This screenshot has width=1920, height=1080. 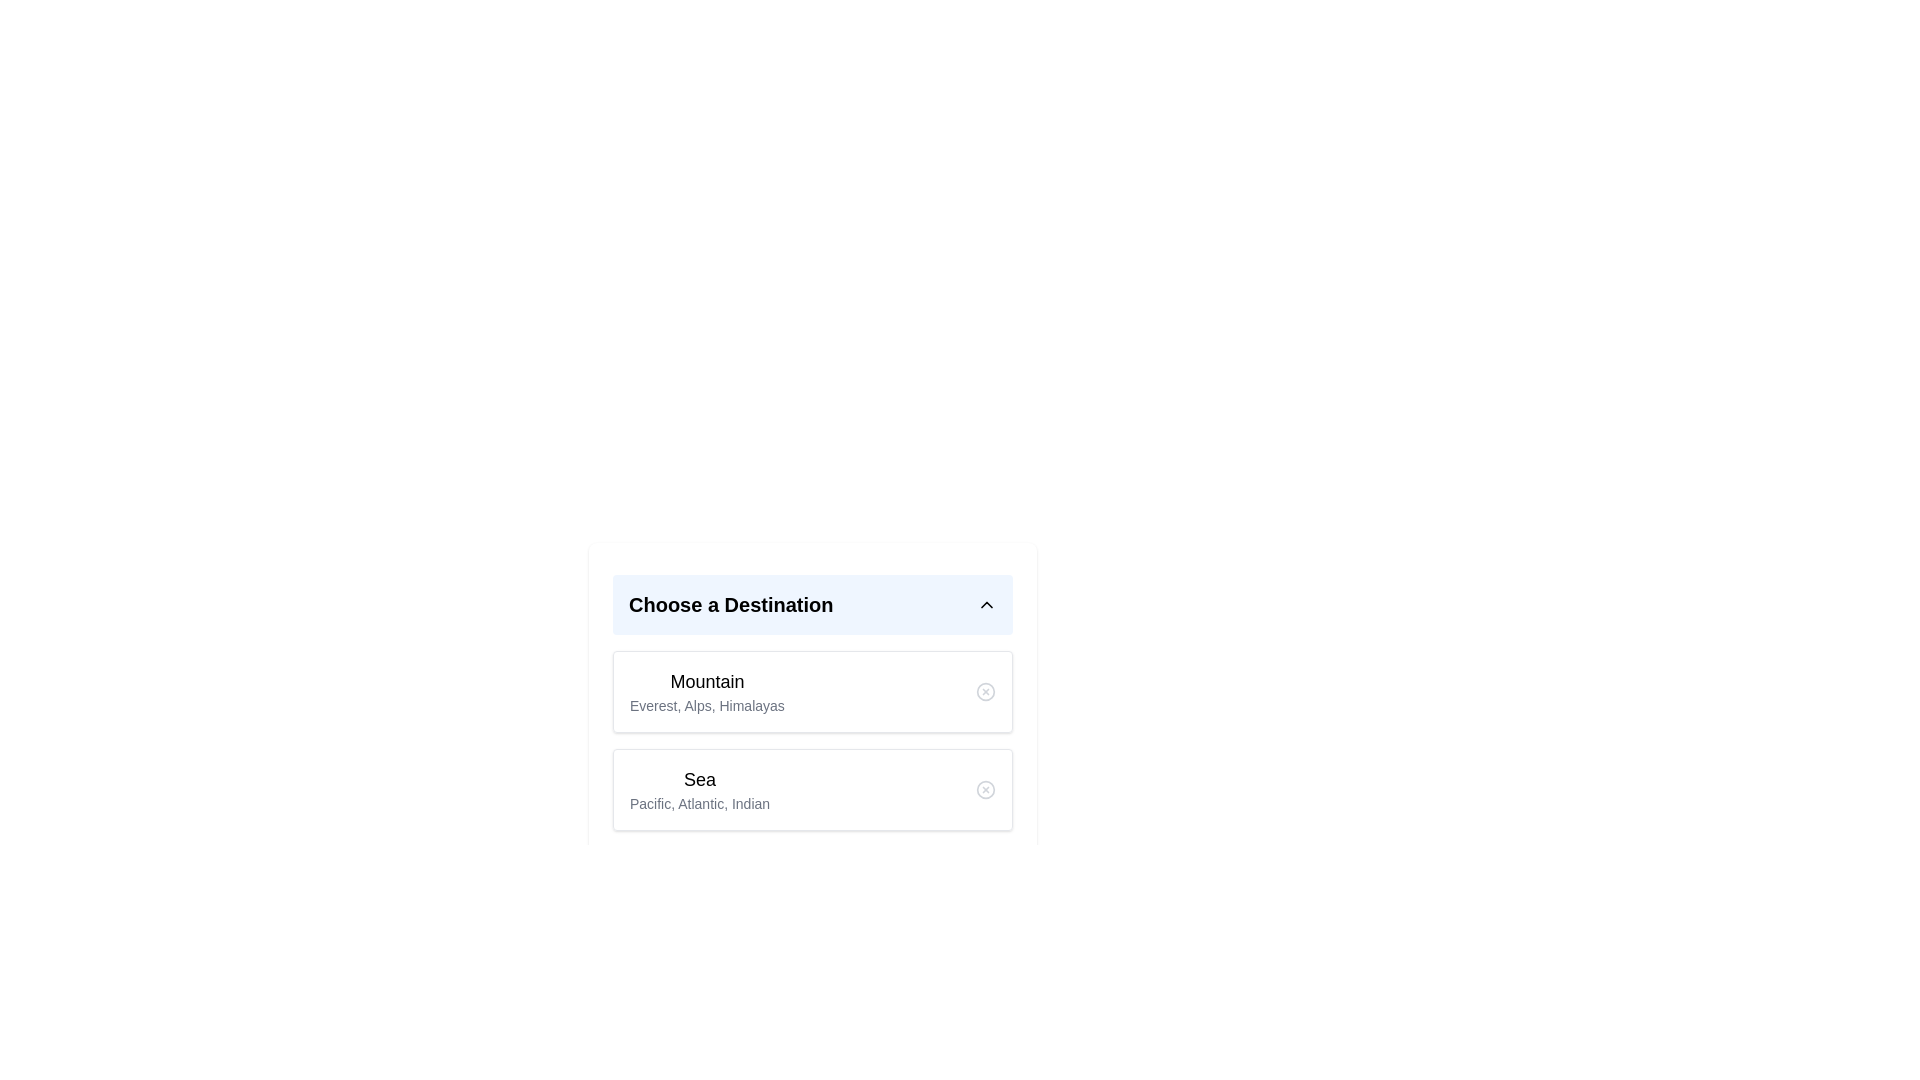 What do you see at coordinates (700, 789) in the screenshot?
I see `the 'Sea' category informative text block` at bounding box center [700, 789].